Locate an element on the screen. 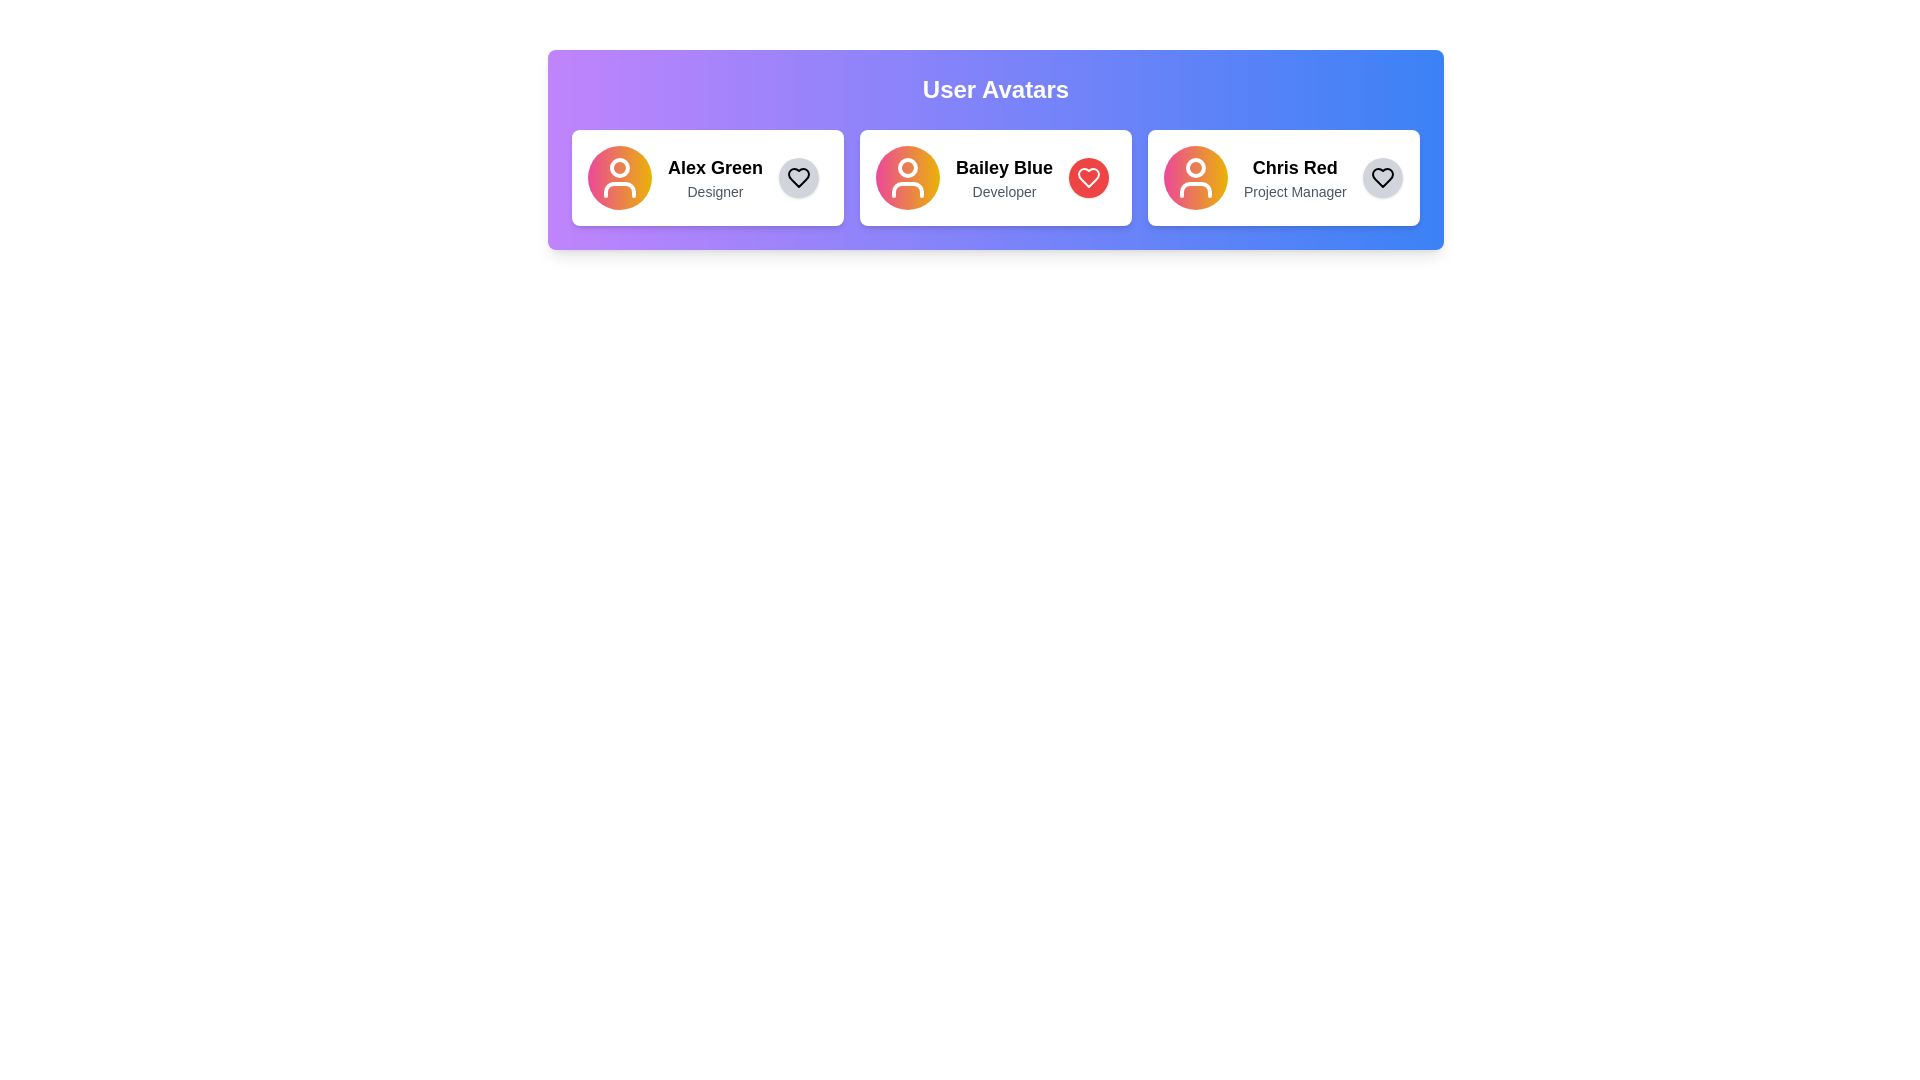 The height and width of the screenshot is (1080, 1920). the heart icon with a black outline representing a non-filled state is located at coordinates (798, 176).